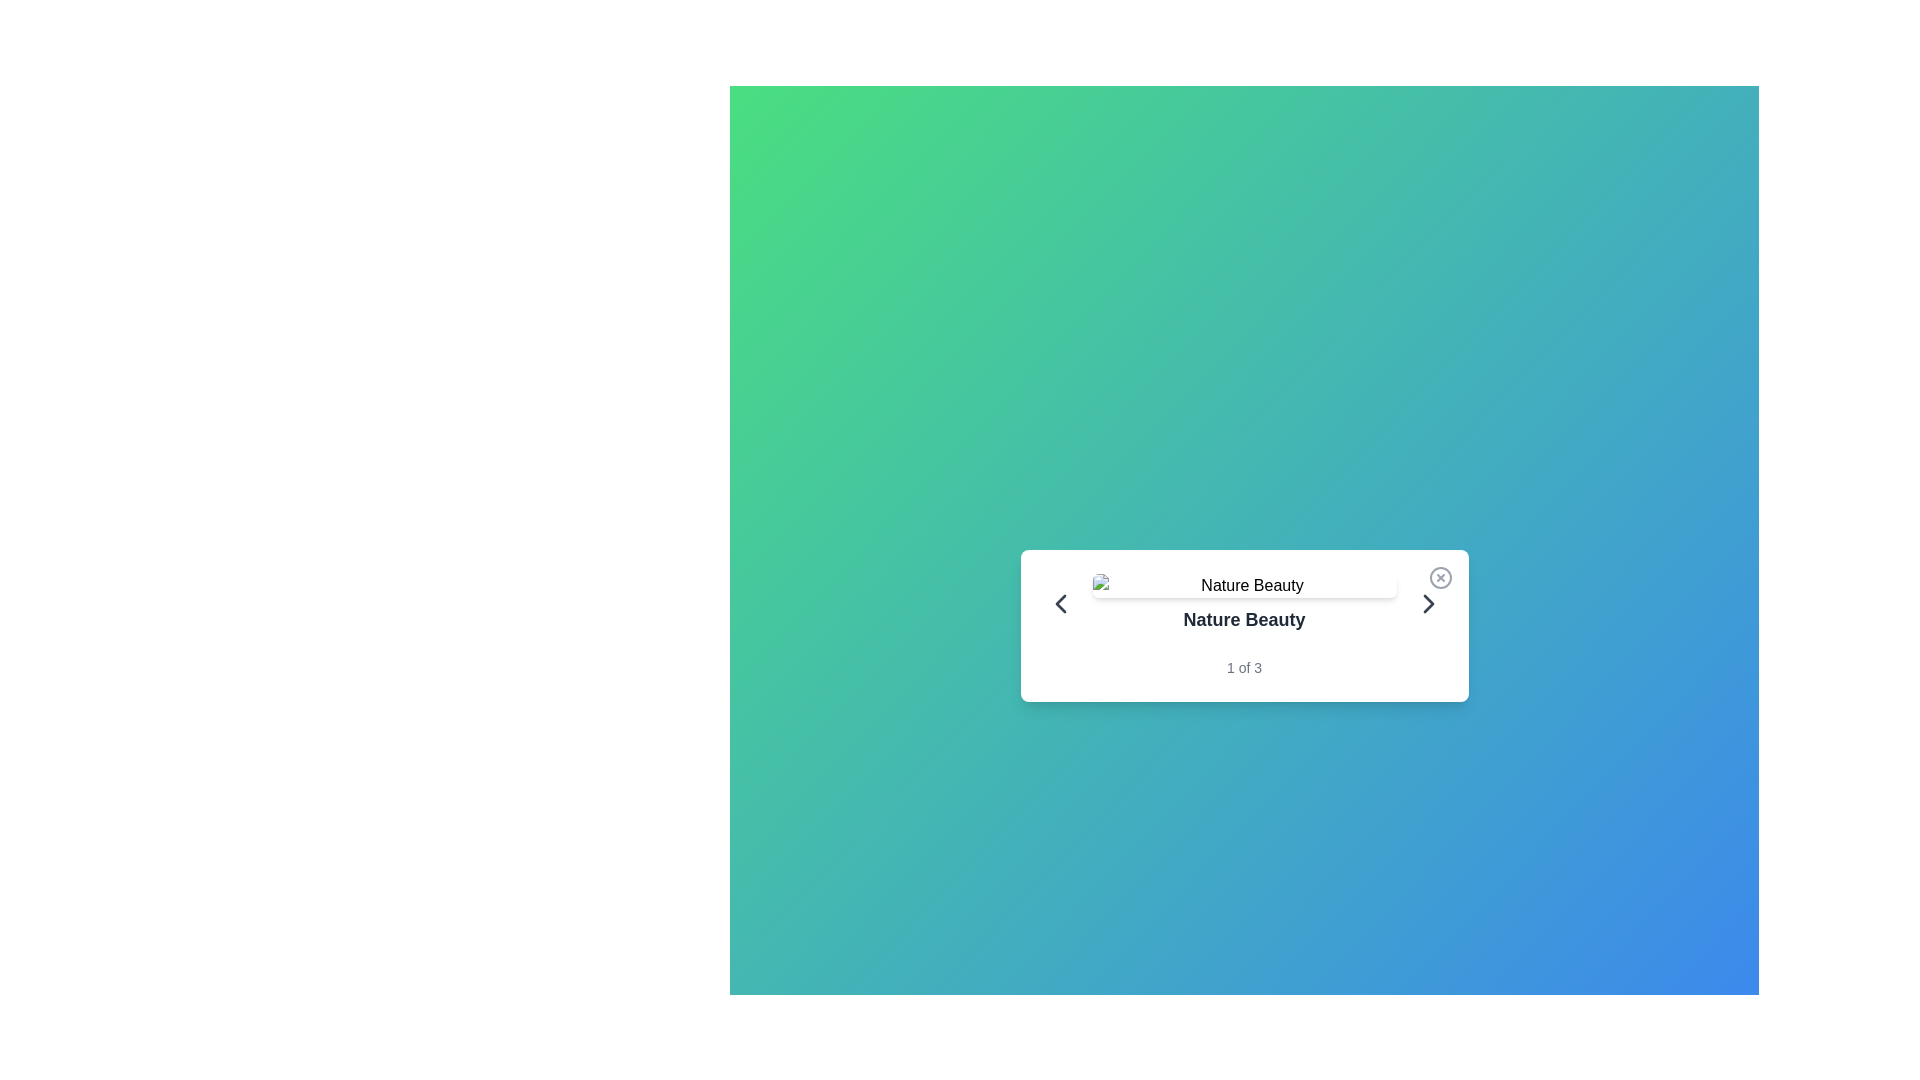 This screenshot has height=1080, width=1920. What do you see at coordinates (1243, 667) in the screenshot?
I see `text displaying the current index and total count of items at the bottom of the 'Nature Beauty' pop-up card` at bounding box center [1243, 667].